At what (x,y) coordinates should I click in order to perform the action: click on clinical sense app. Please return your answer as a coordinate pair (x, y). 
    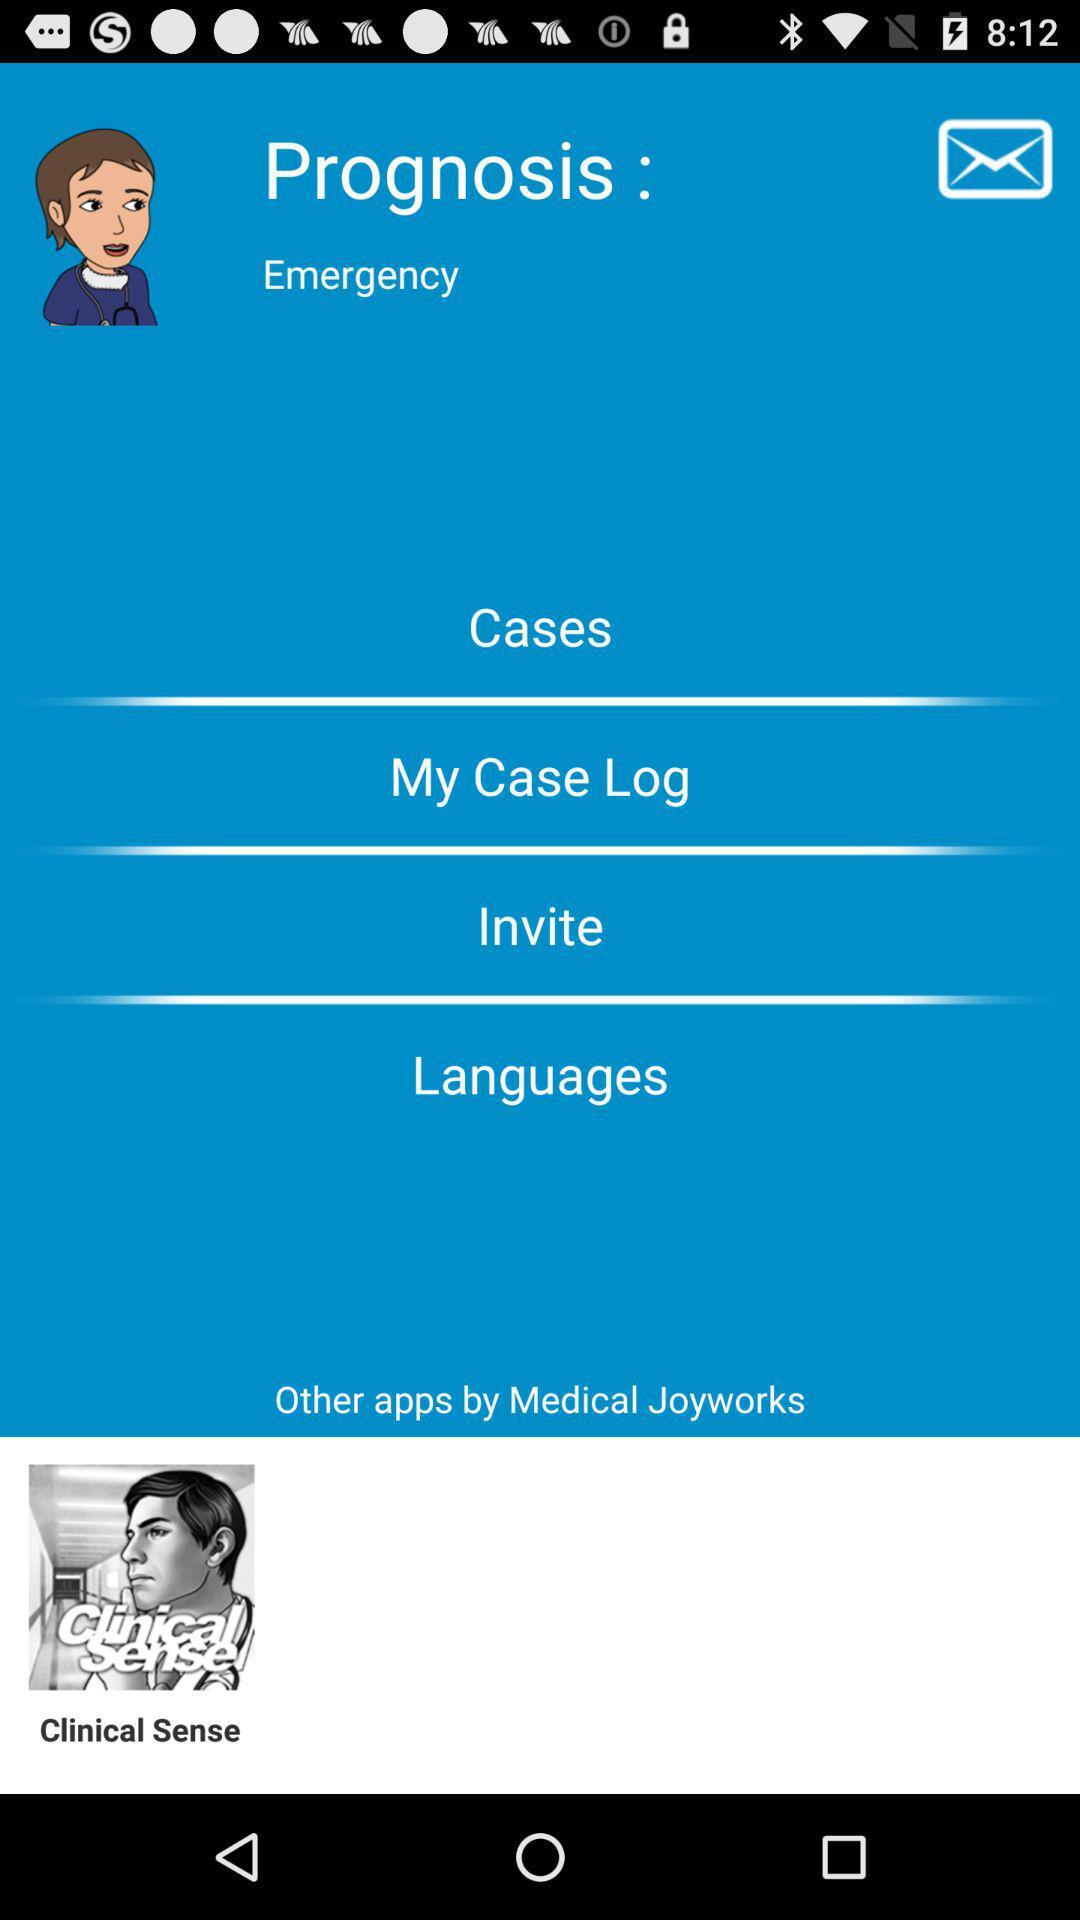
    Looking at the image, I should click on (140, 1577).